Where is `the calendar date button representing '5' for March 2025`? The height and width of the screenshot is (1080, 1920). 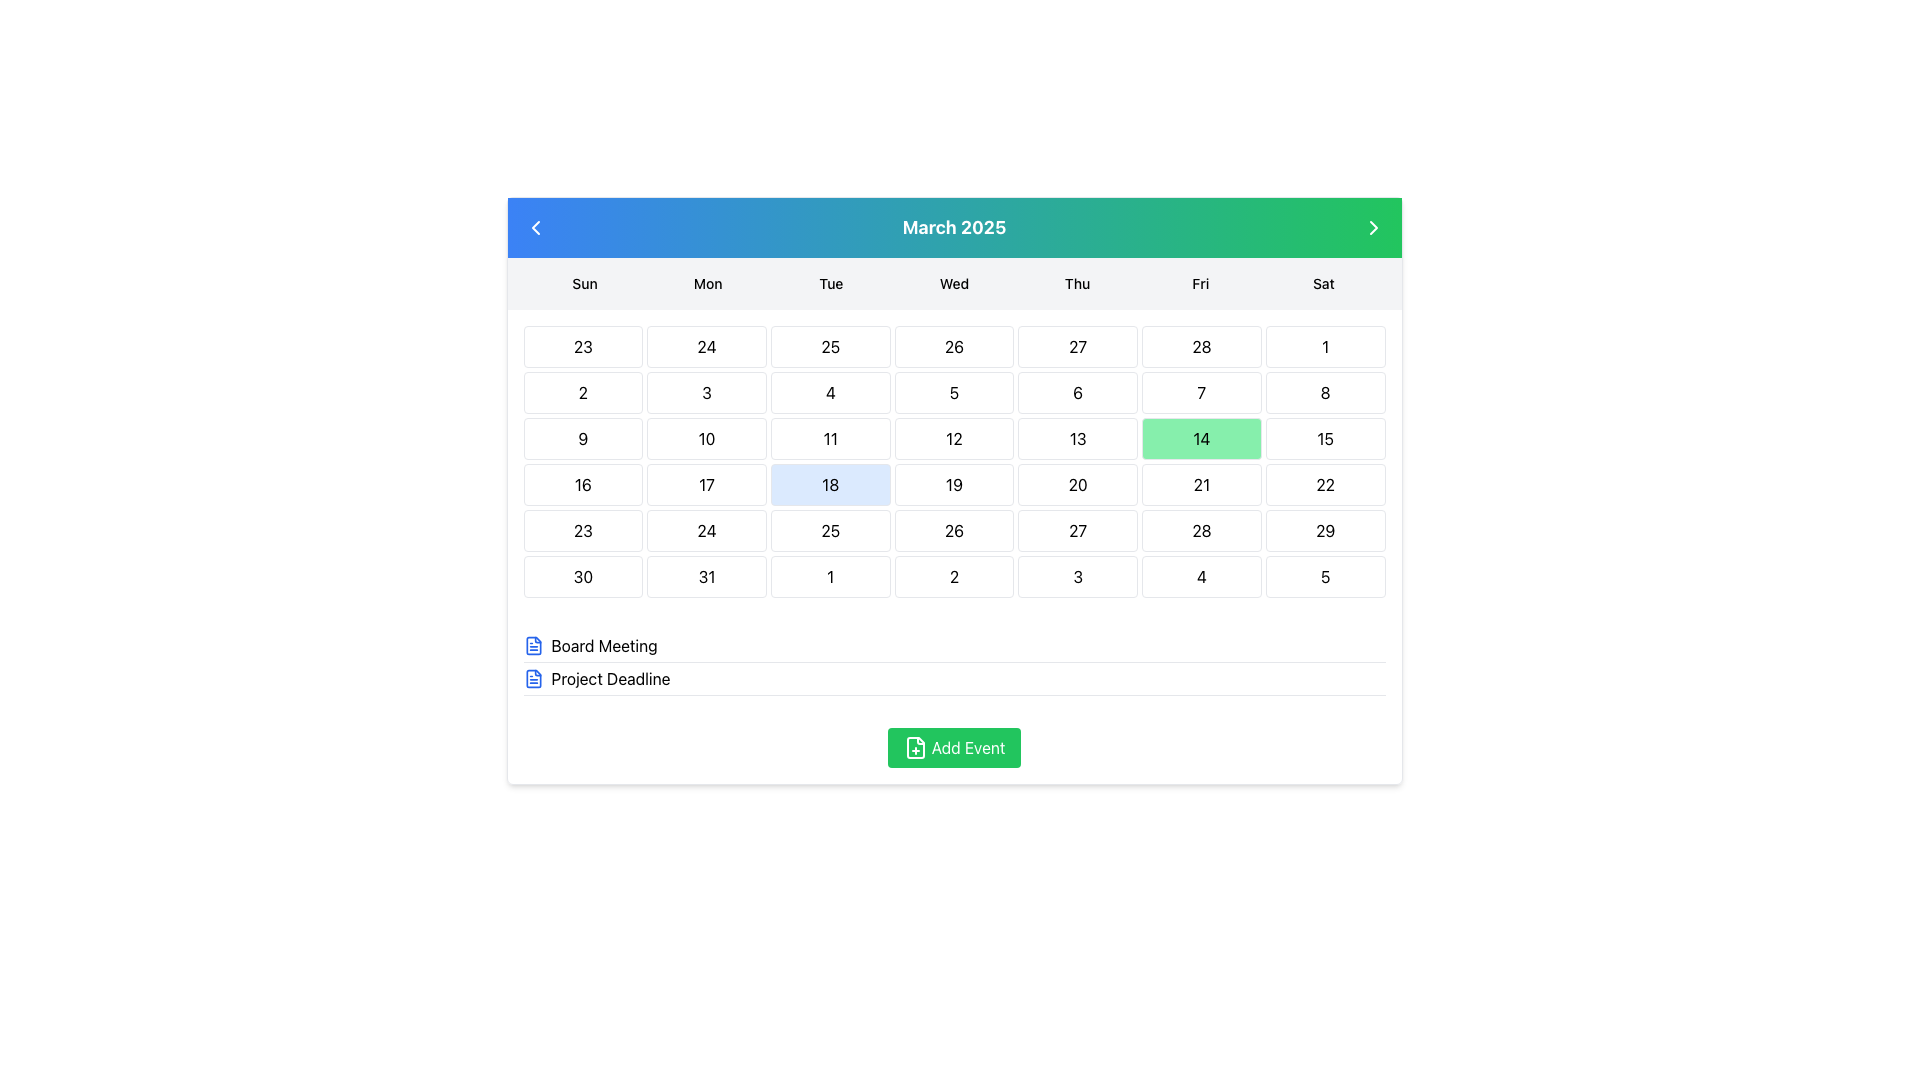 the calendar date button representing '5' for March 2025 is located at coordinates (1325, 577).